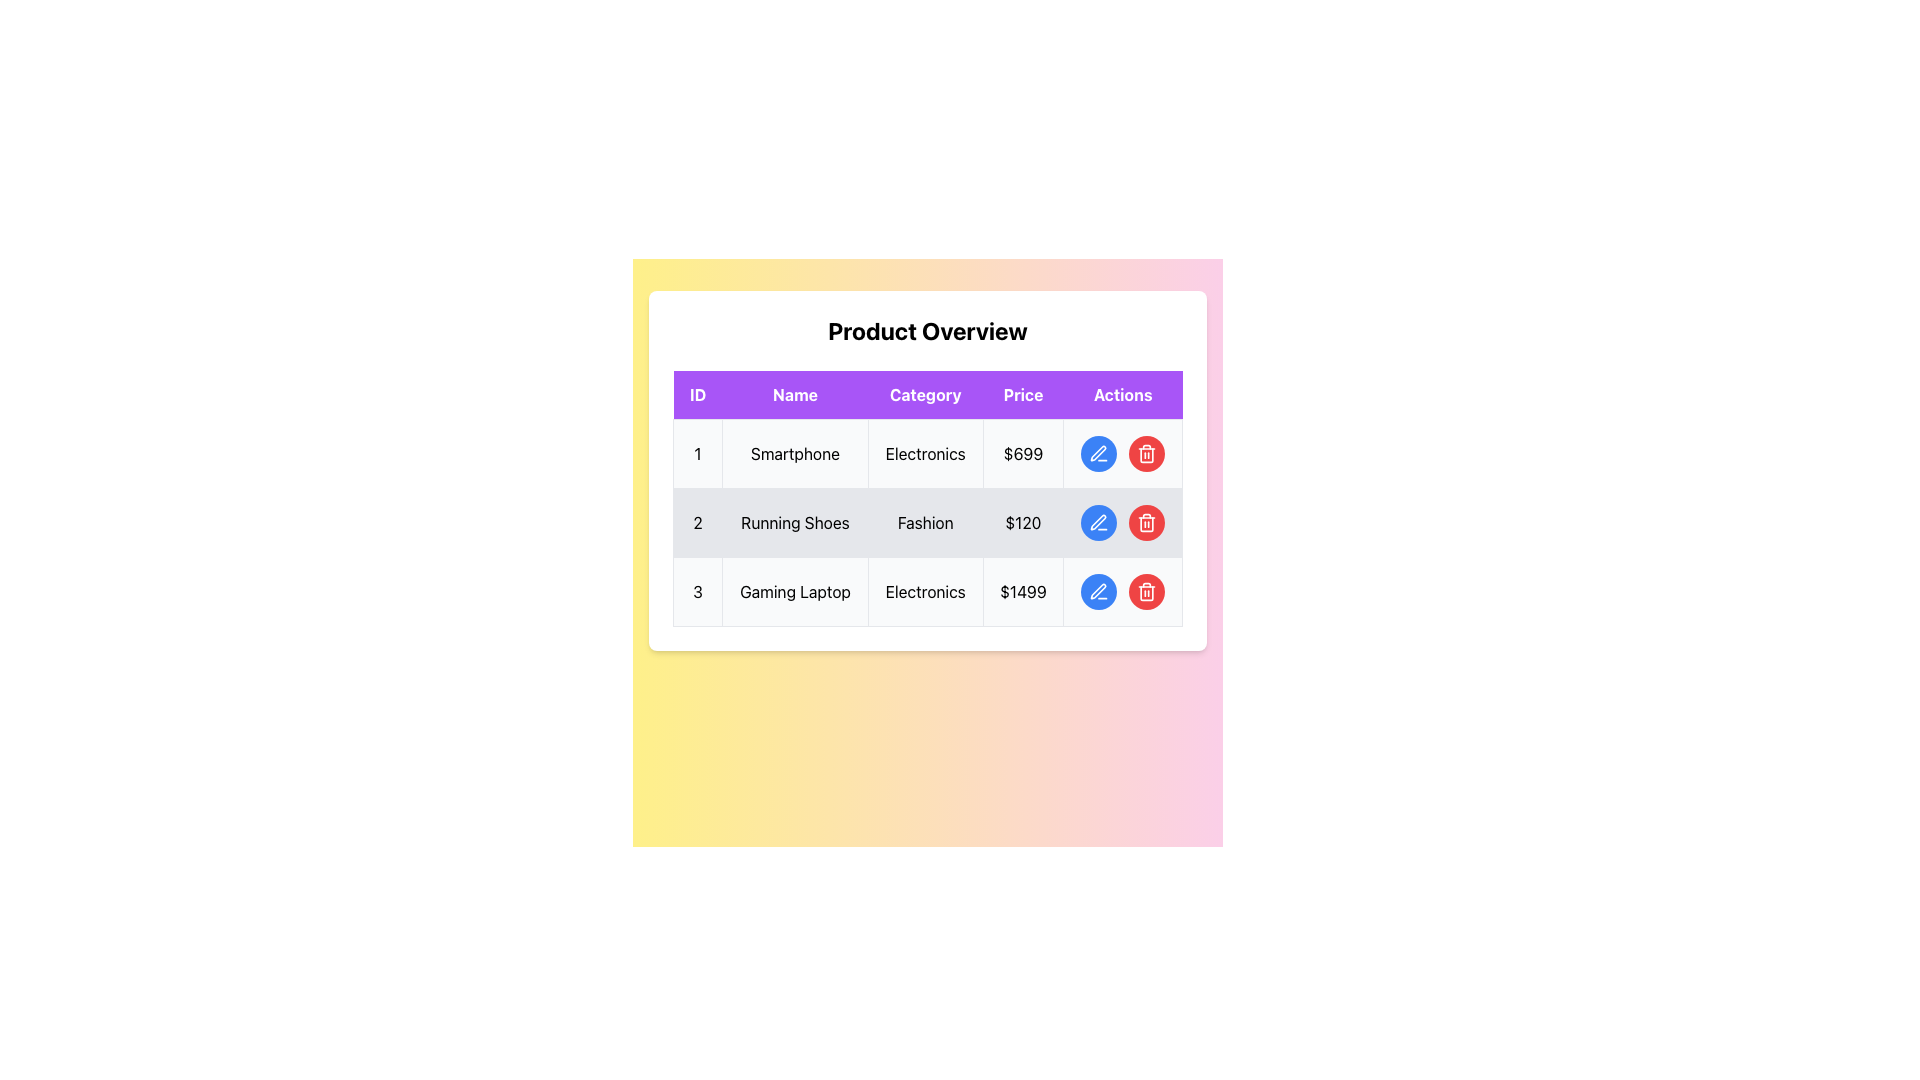 This screenshot has width=1920, height=1080. What do you see at coordinates (698, 395) in the screenshot?
I see `the table header cell that contains the text 'ID' in bold white font, which is centered within a purple rectangular background and is the first element in the header row of the product information table` at bounding box center [698, 395].